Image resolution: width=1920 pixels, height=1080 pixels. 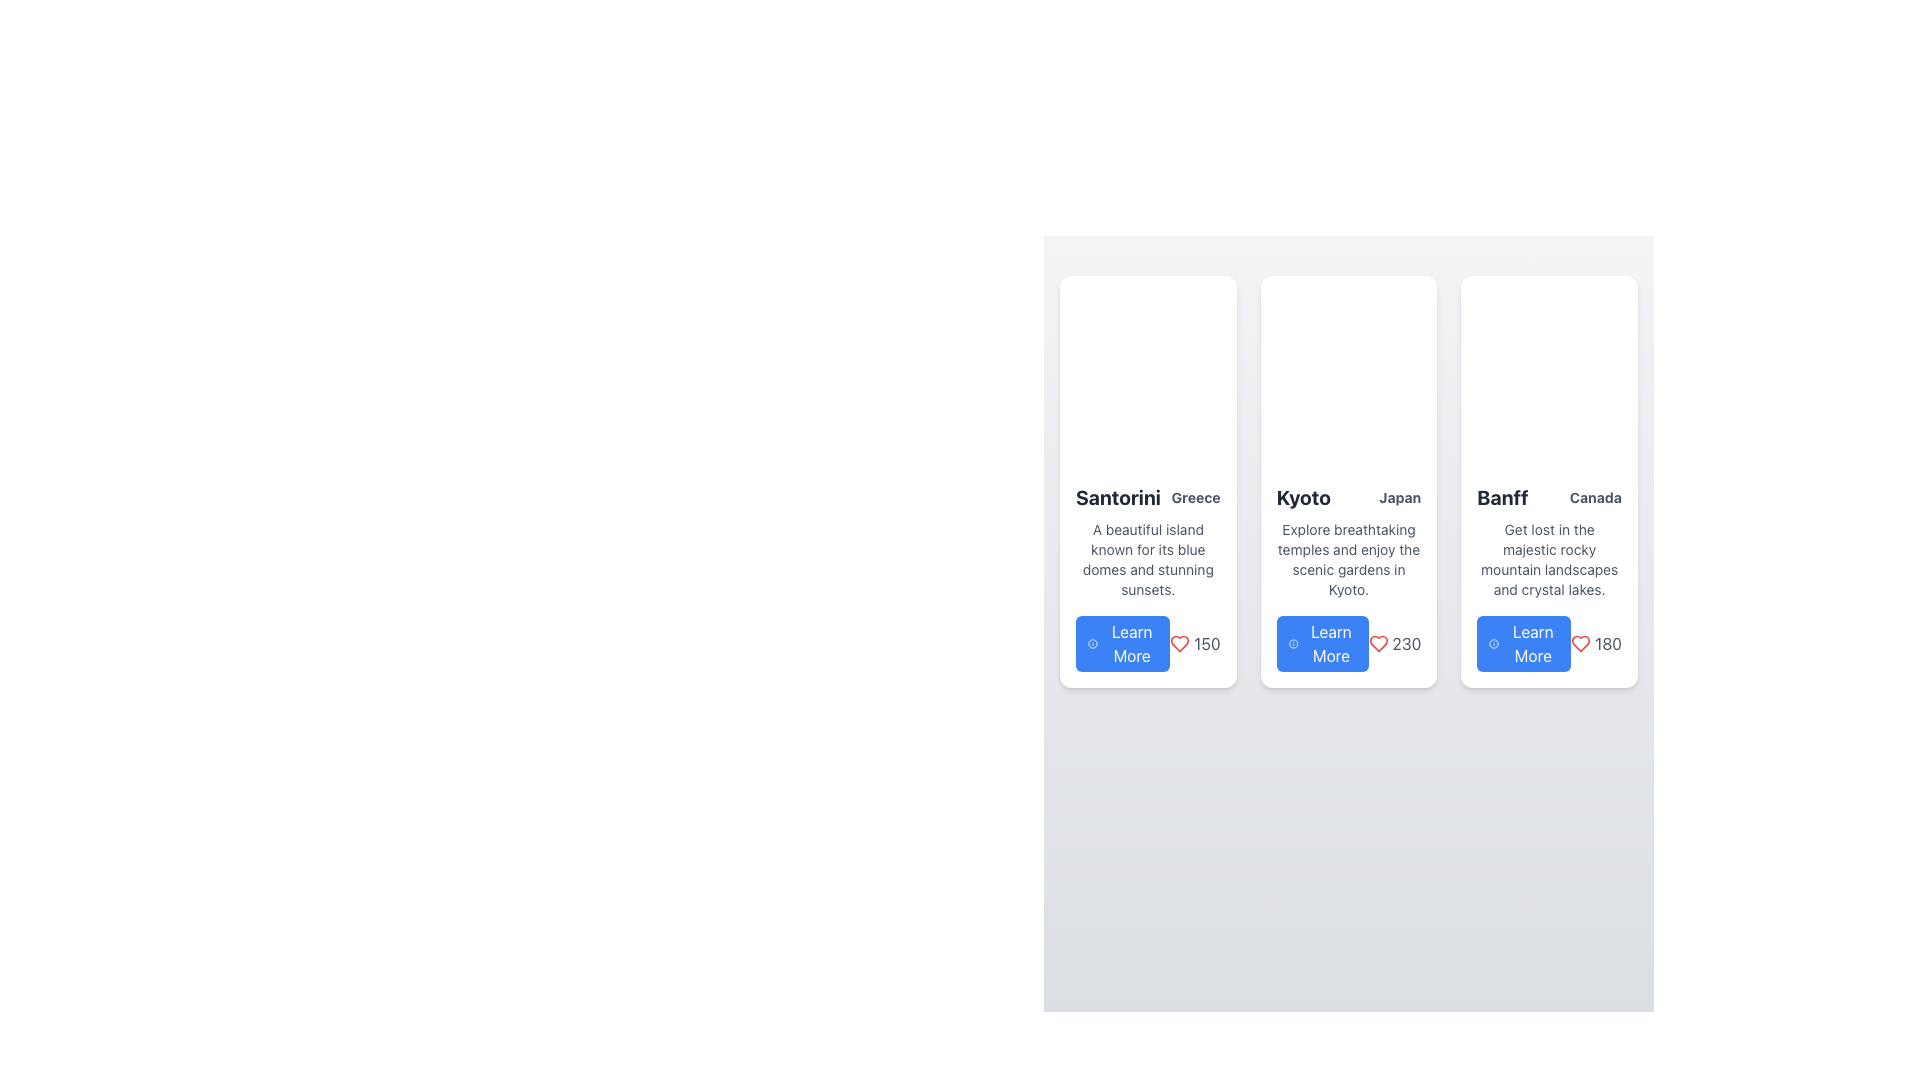 I want to click on the small text label that reads 'Japan', which is styled in gray and positioned directly to the right of the title 'Kyoto' within the card layout for 'Kyoto', so click(x=1399, y=496).